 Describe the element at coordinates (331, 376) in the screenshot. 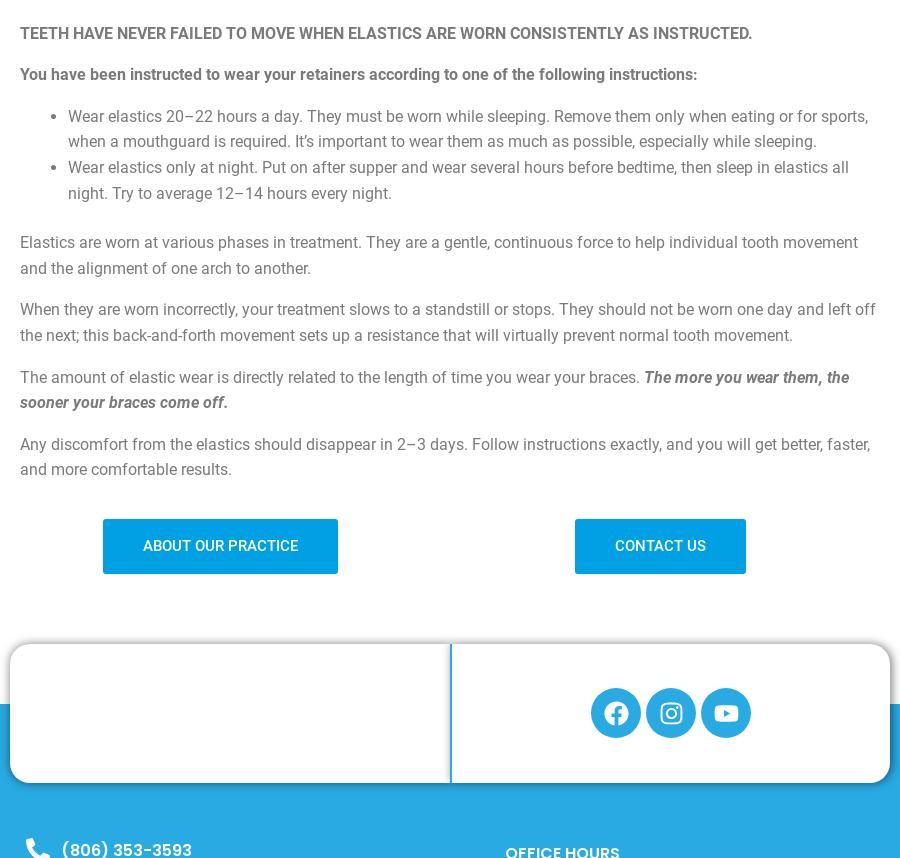

I see `'The amount of elastic wear is directly related to the length of time you wear your braces.'` at that location.